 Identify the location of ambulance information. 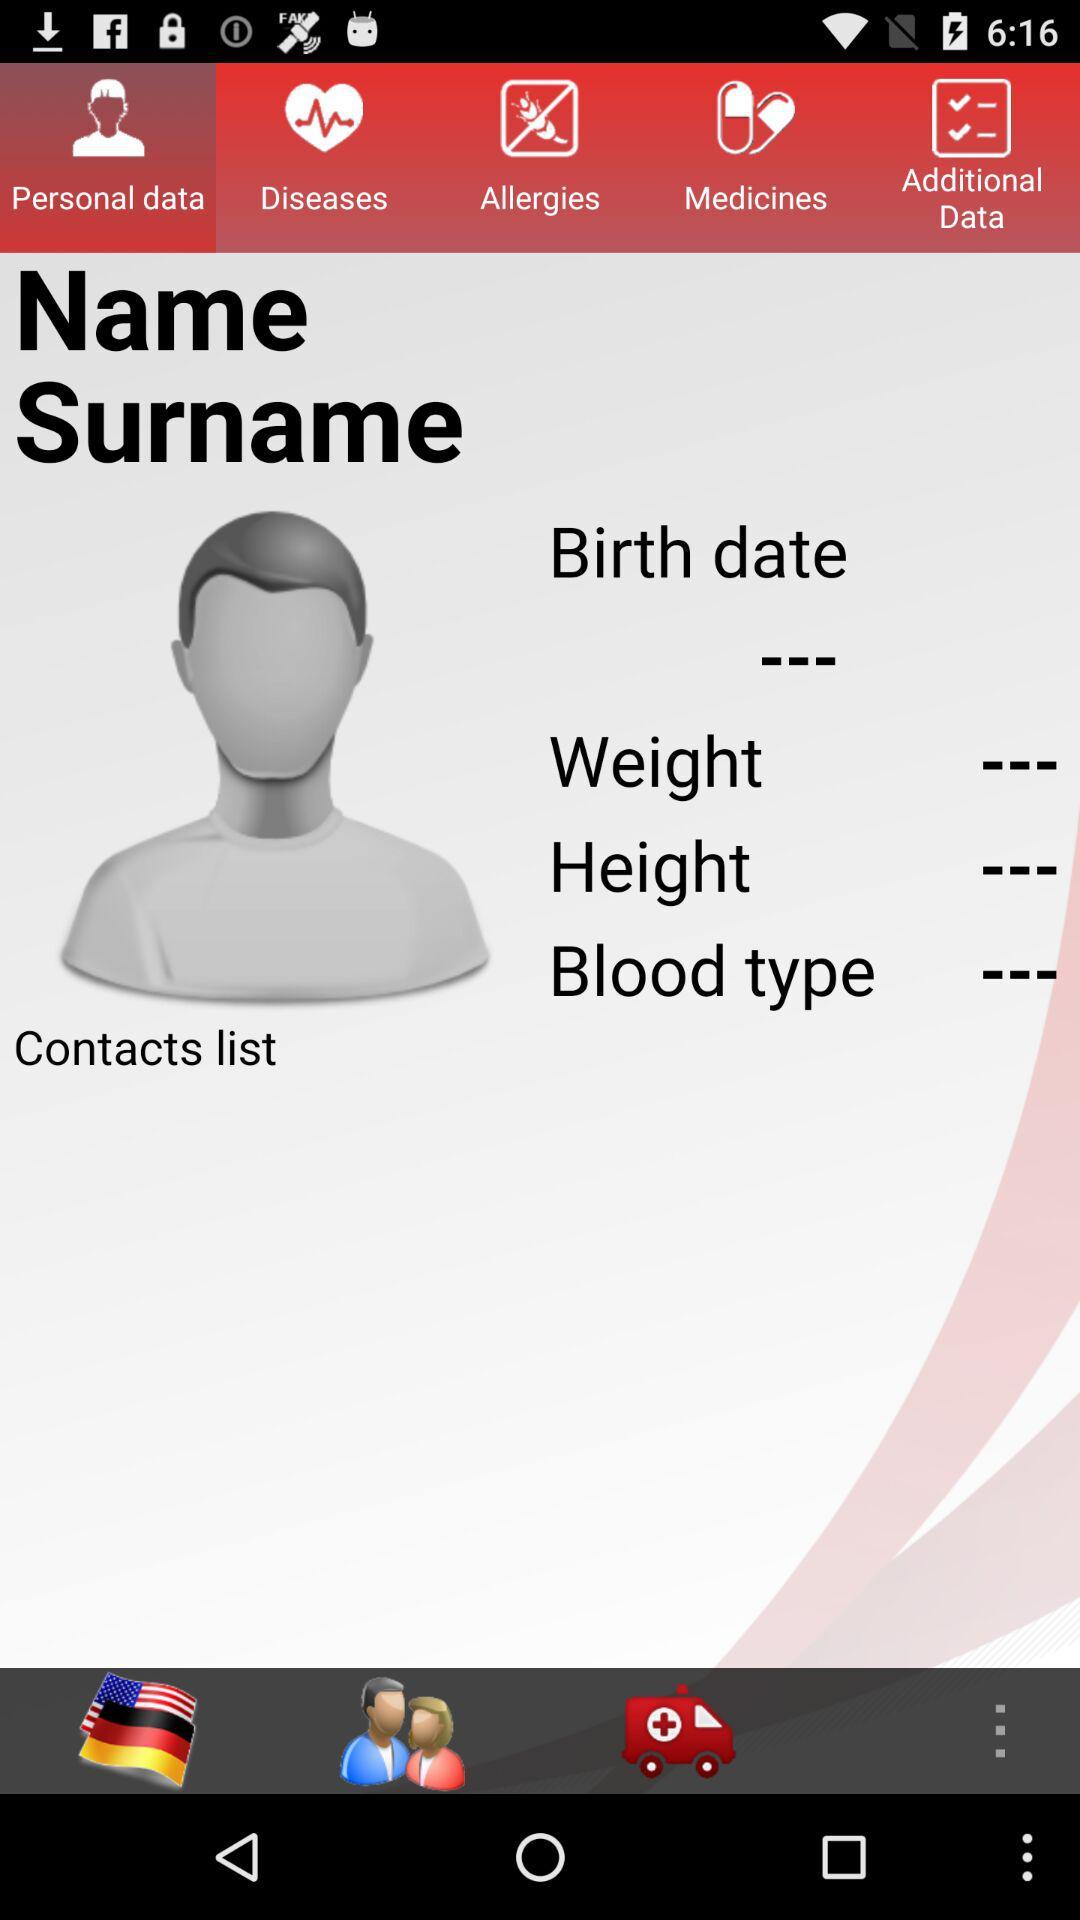
(677, 1730).